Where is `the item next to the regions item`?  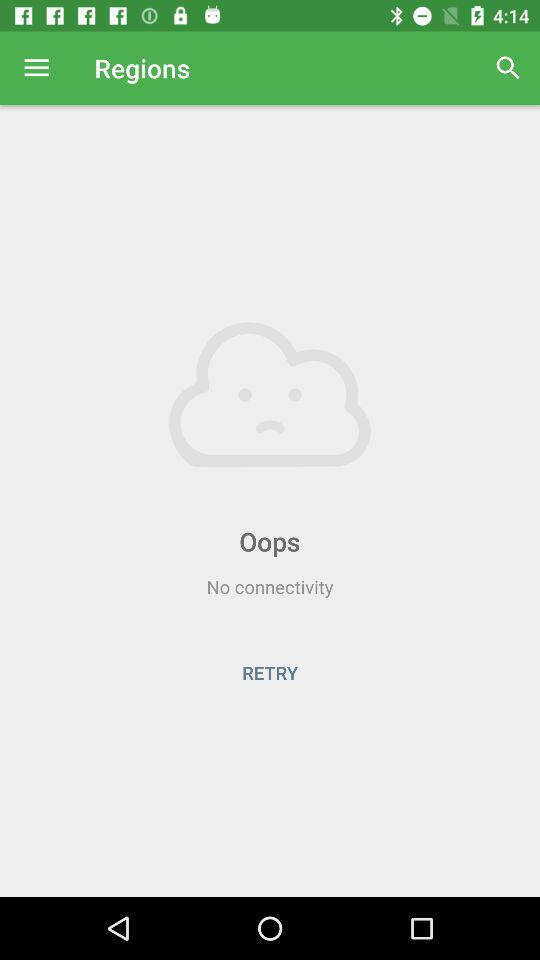 the item next to the regions item is located at coordinates (508, 68).